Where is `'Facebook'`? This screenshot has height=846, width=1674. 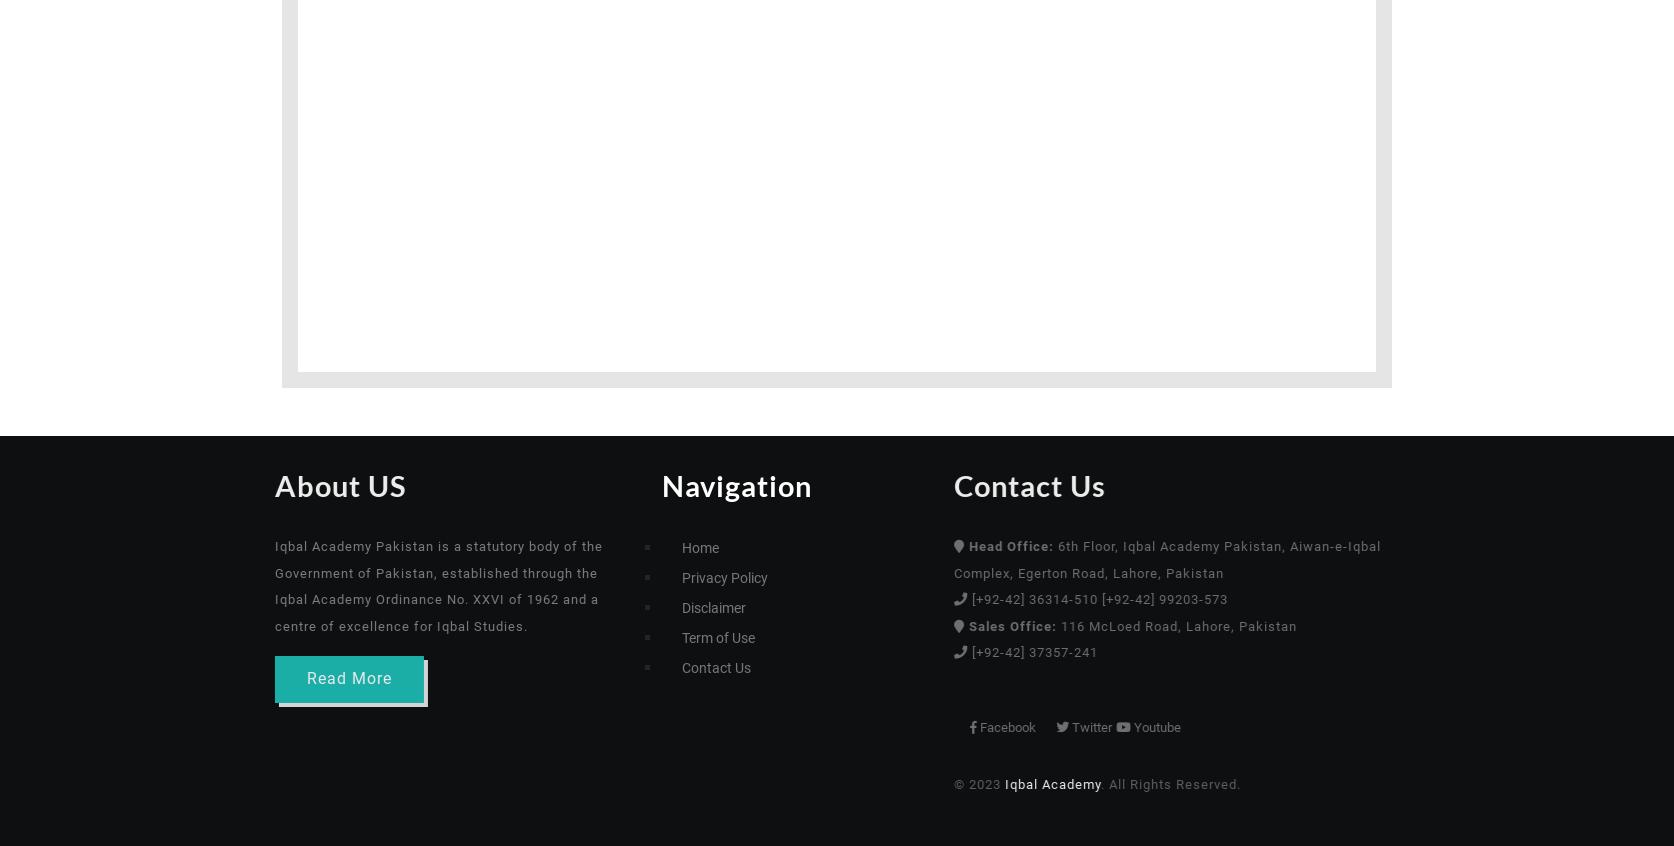
'Facebook' is located at coordinates (1095, 725).